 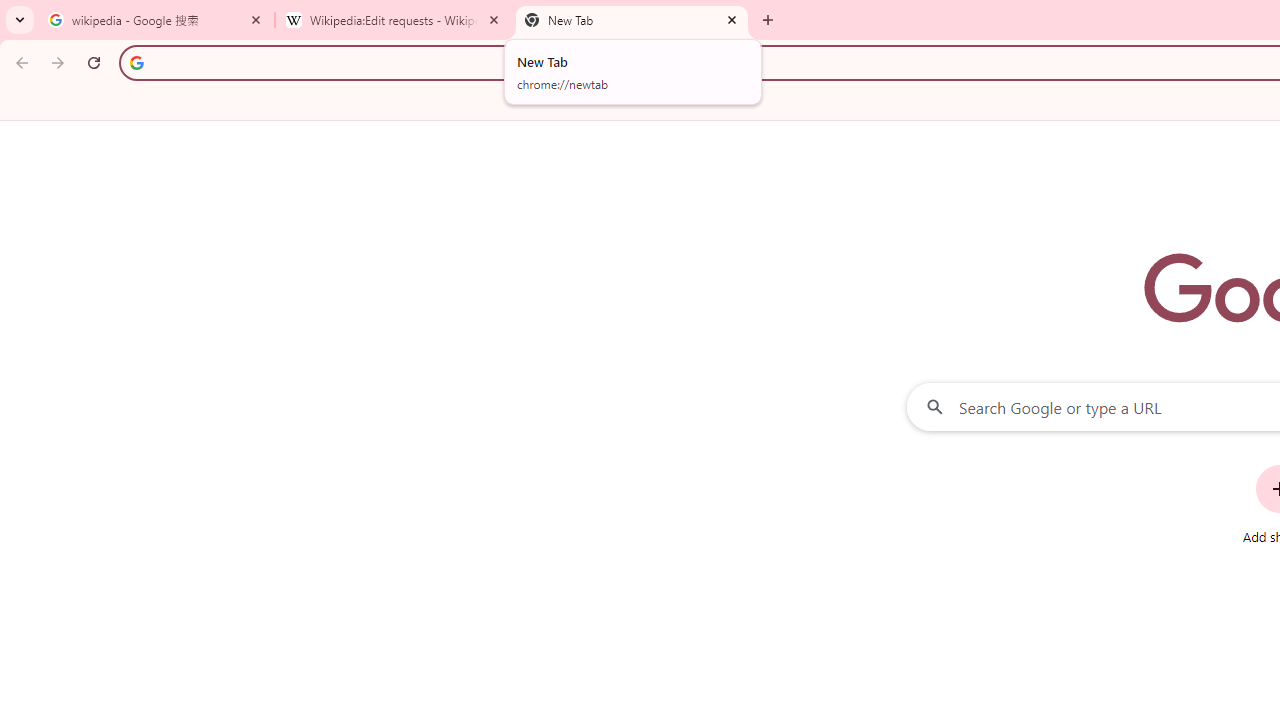 What do you see at coordinates (631, 20) in the screenshot?
I see `'New Tab'` at bounding box center [631, 20].